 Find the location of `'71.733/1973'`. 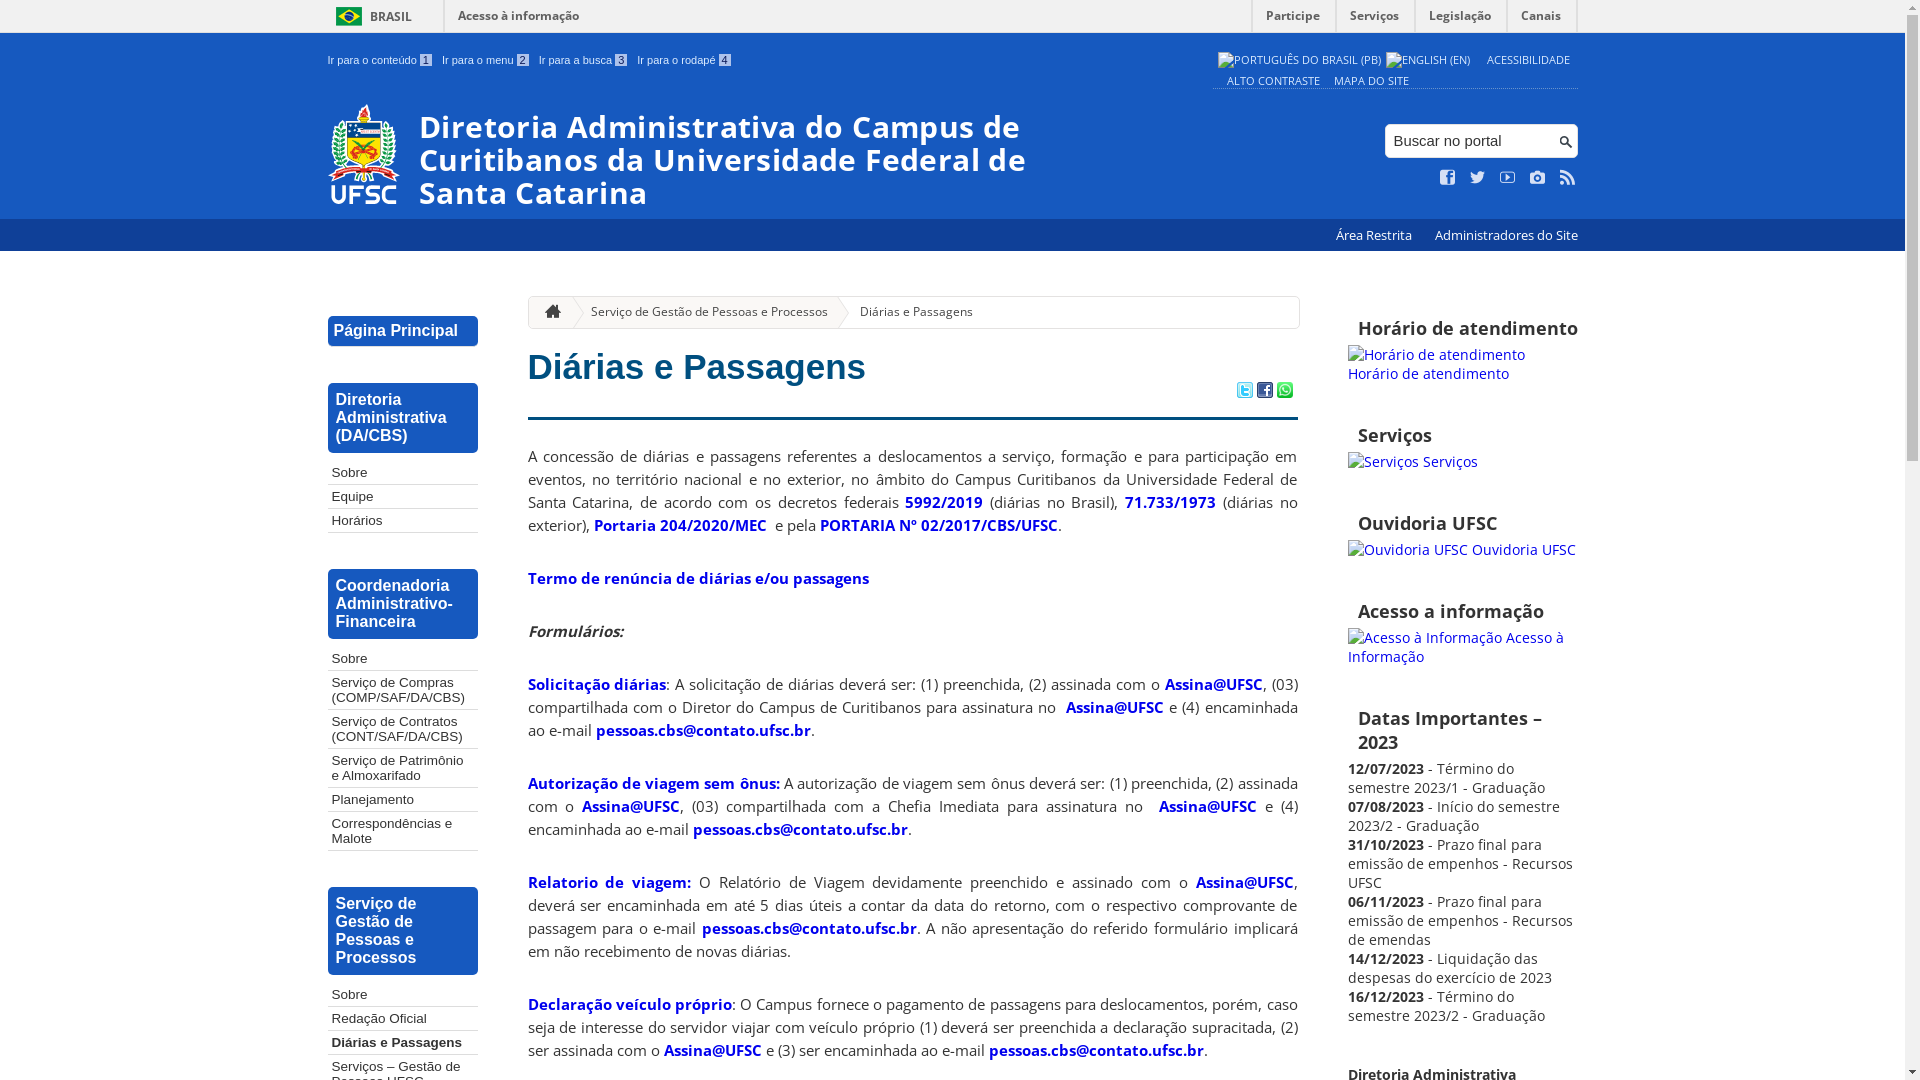

'71.733/1973' is located at coordinates (1170, 500).